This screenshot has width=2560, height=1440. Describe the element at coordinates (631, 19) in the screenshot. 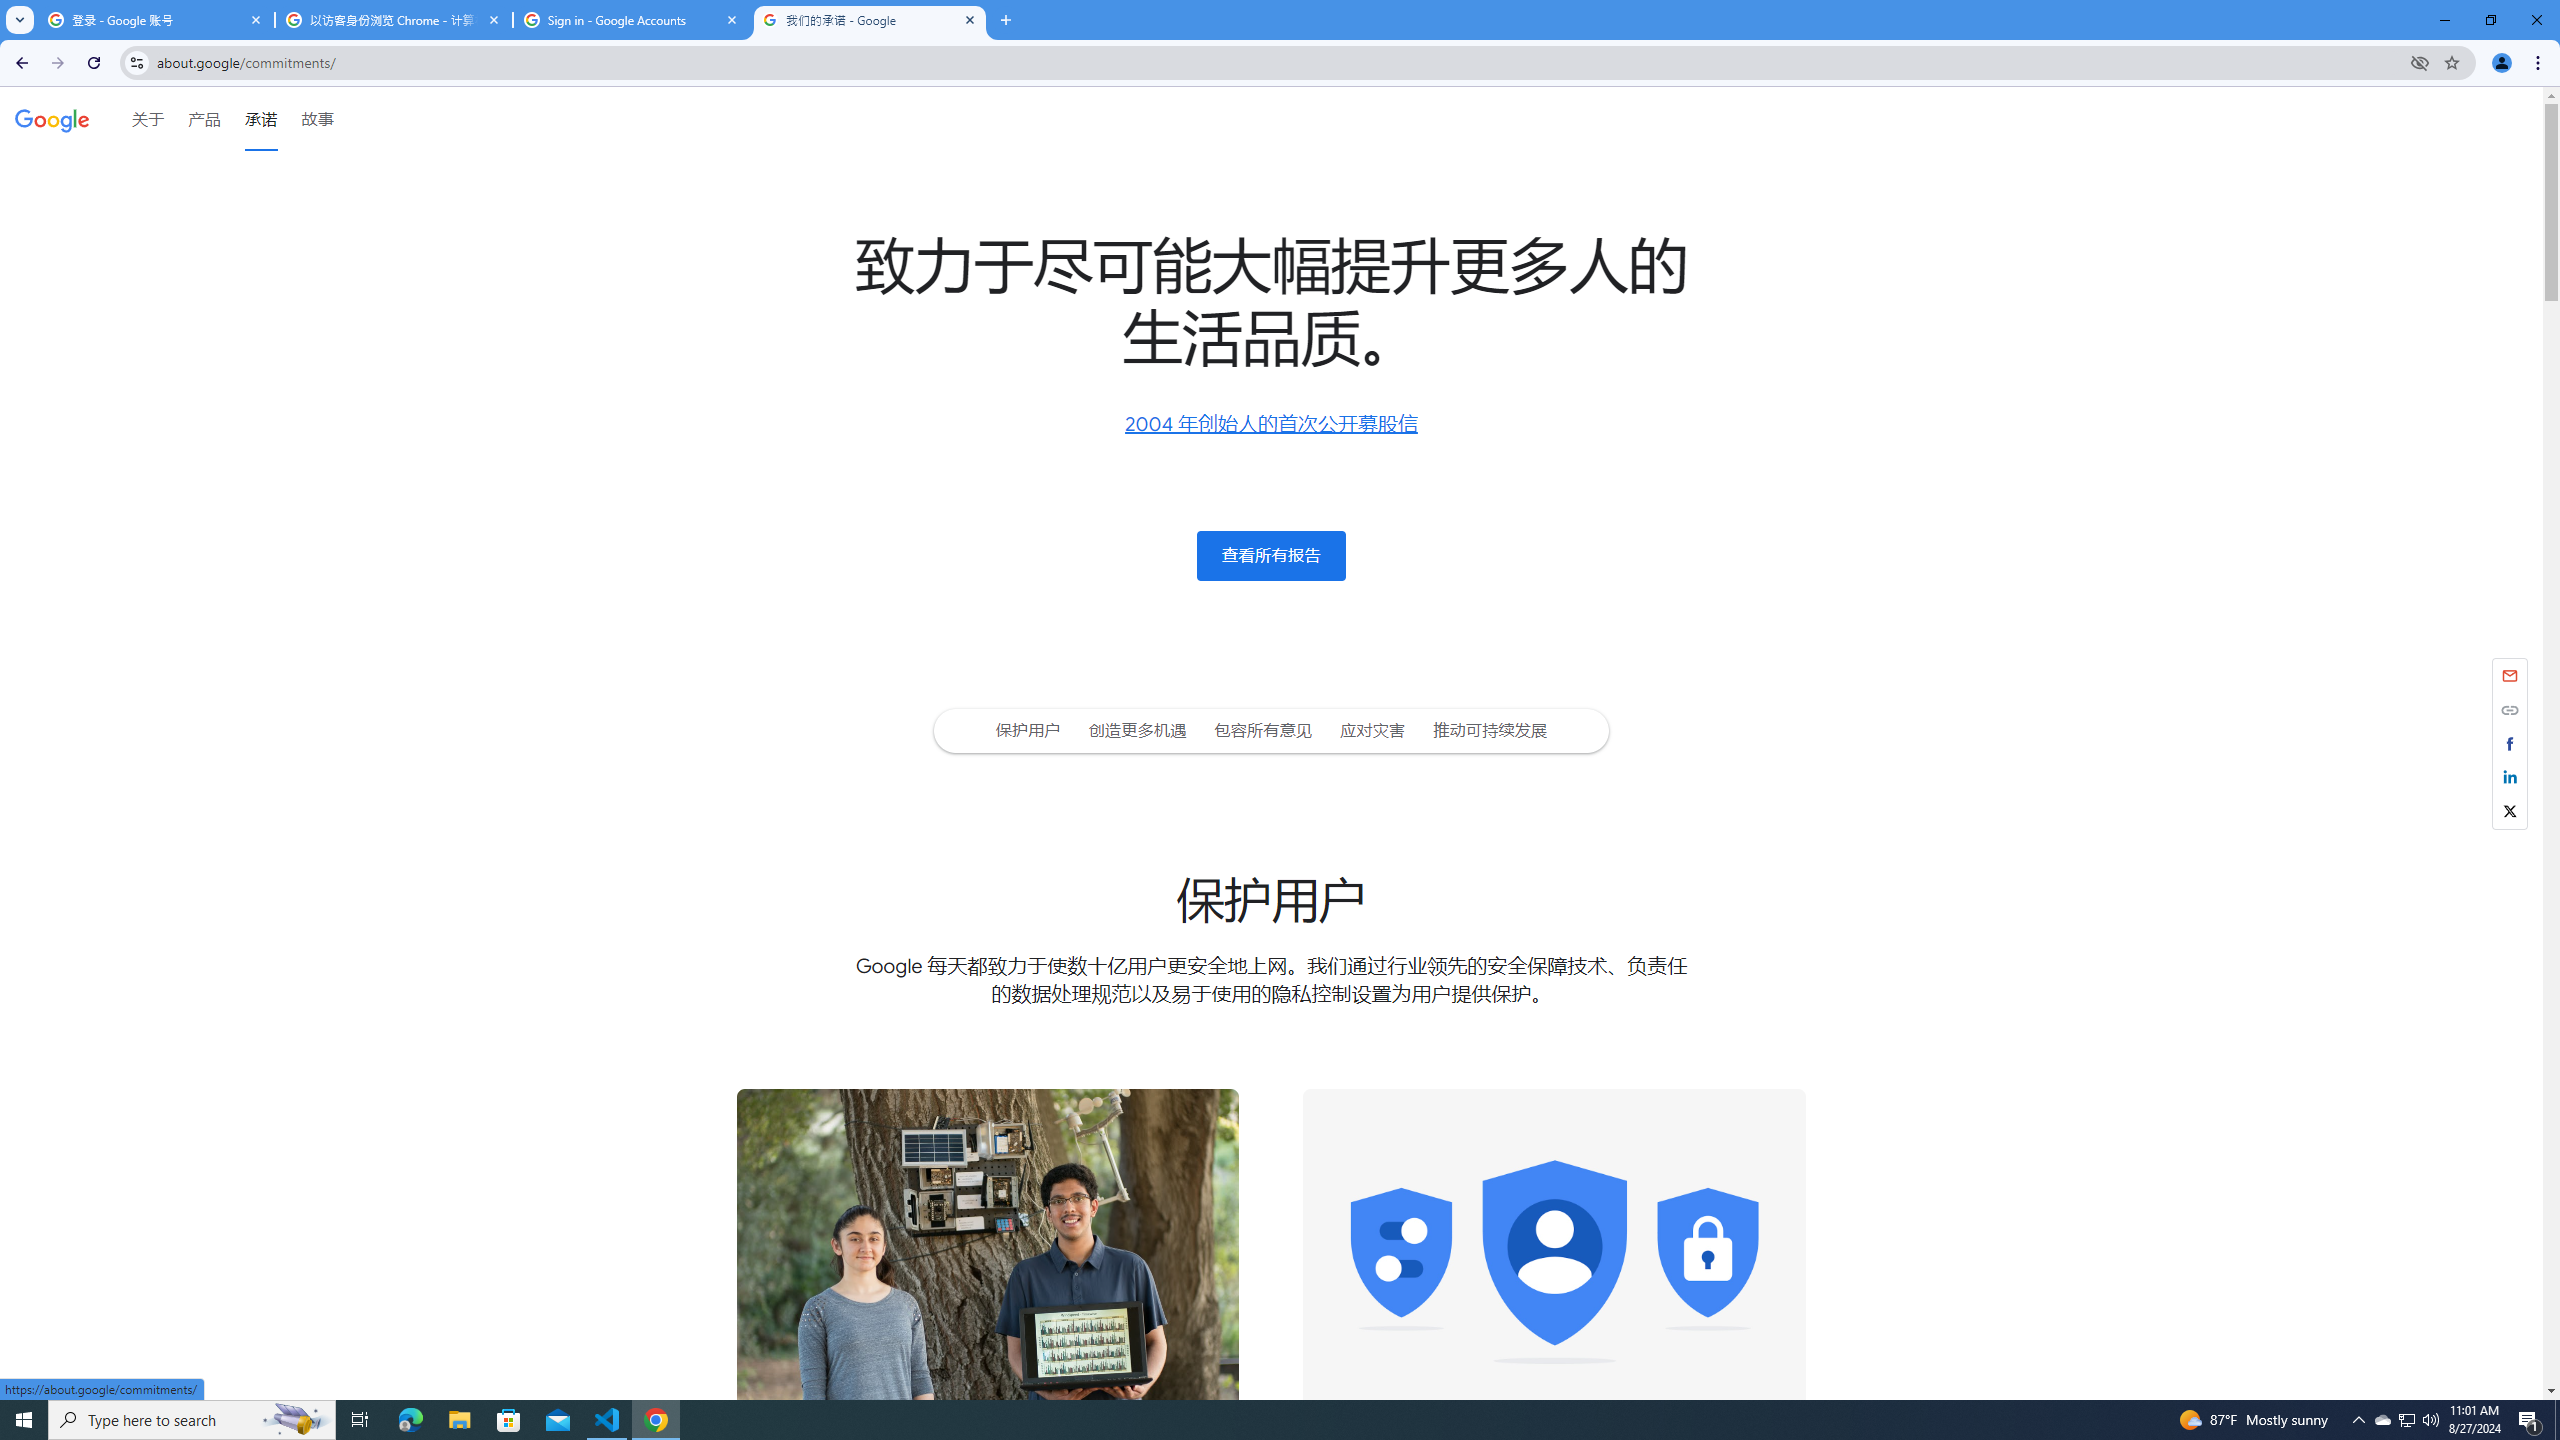

I see `'Sign in - Google Accounts'` at that location.